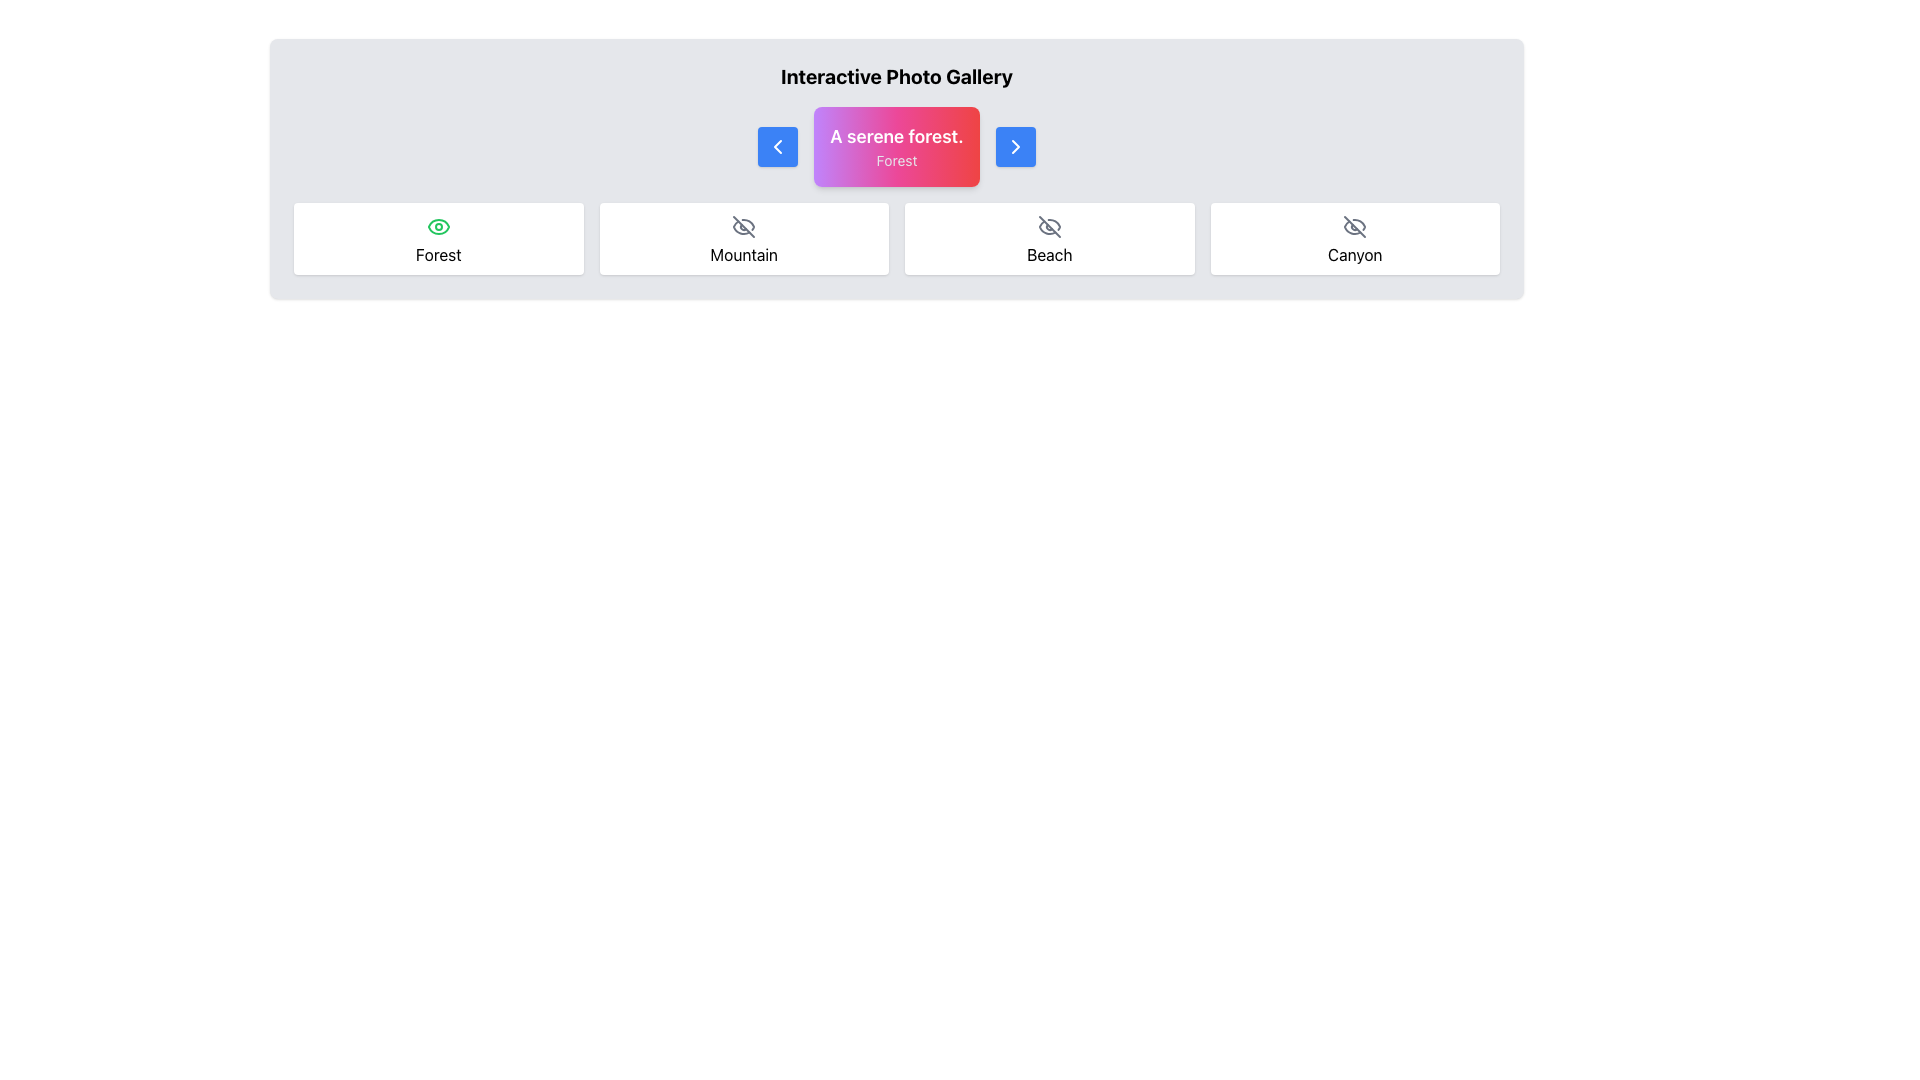 The width and height of the screenshot is (1920, 1080). I want to click on the small blue button with a white chevron pointing to the right, located to the right of the 'A serene forest.' content block, so click(1015, 145).